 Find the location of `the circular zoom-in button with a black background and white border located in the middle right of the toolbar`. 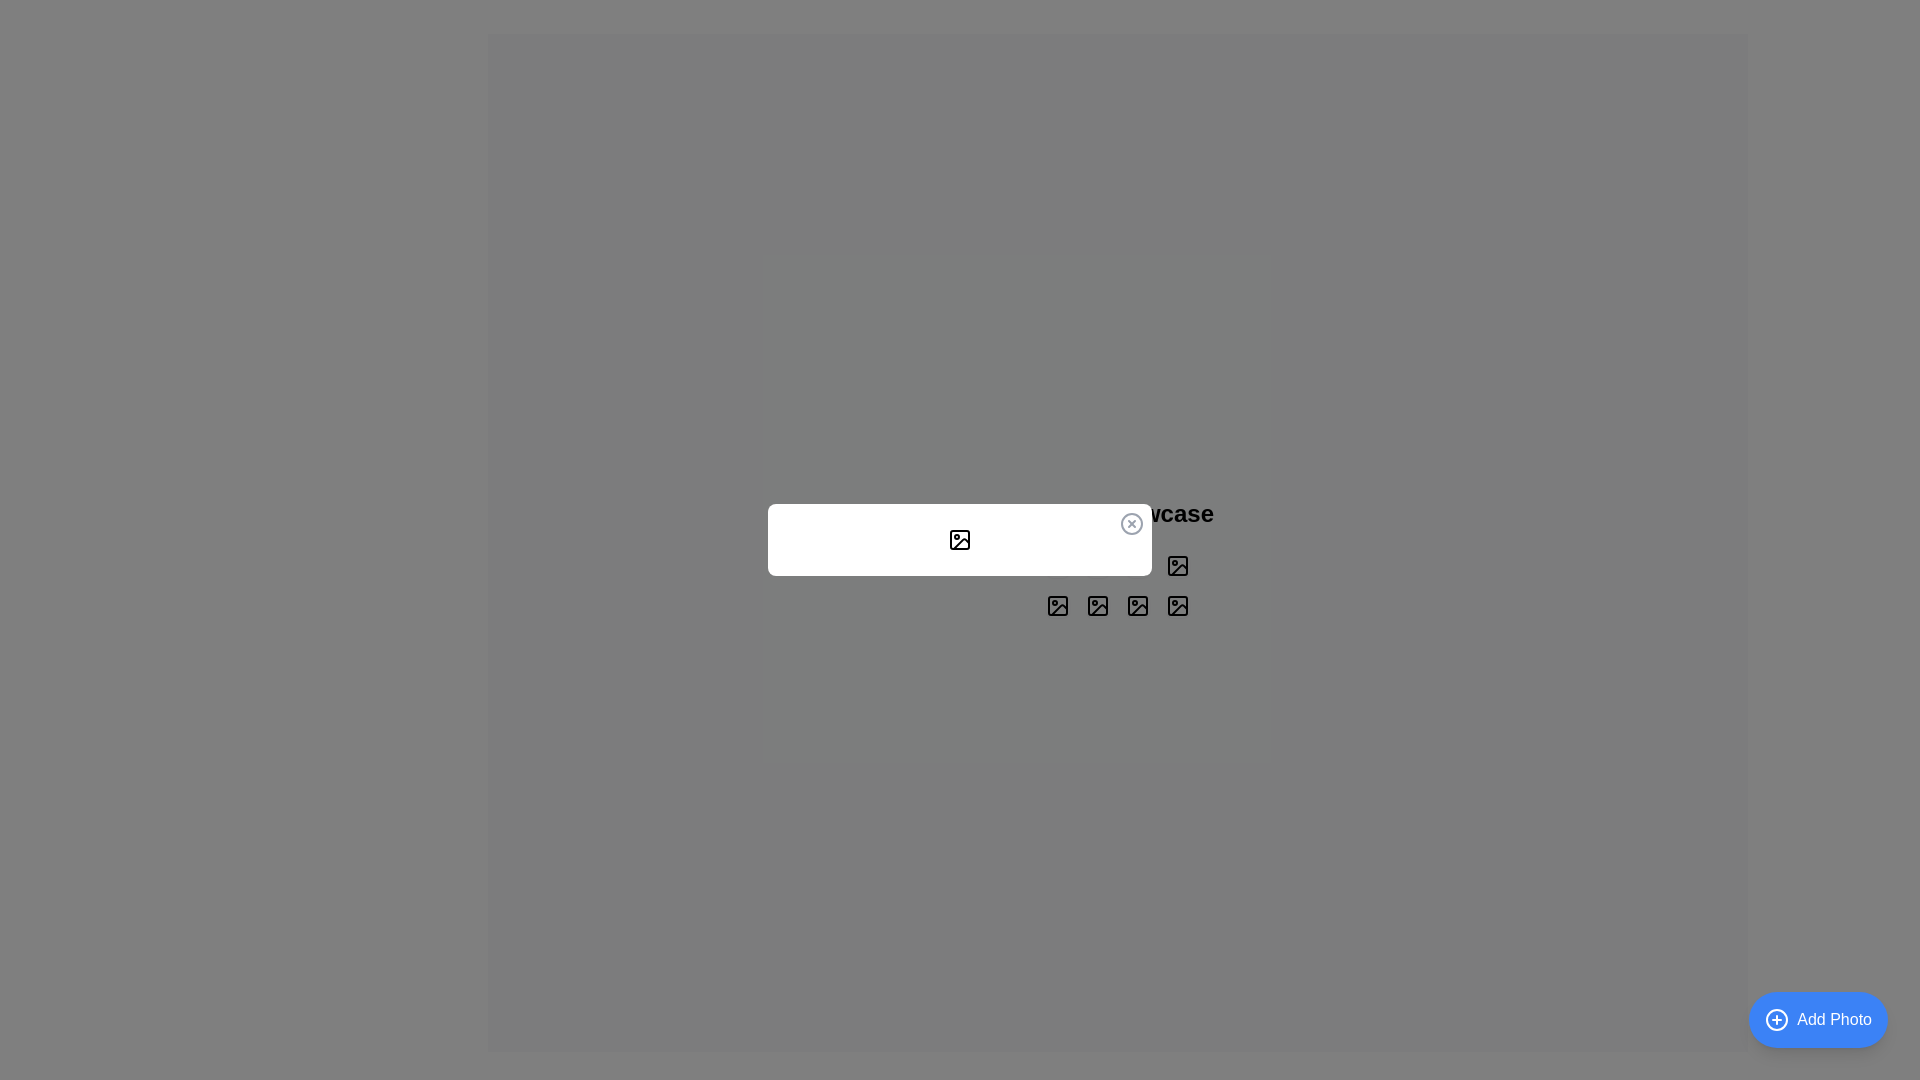

the circular zoom-in button with a black background and white border located in the middle right of the toolbar is located at coordinates (1056, 566).